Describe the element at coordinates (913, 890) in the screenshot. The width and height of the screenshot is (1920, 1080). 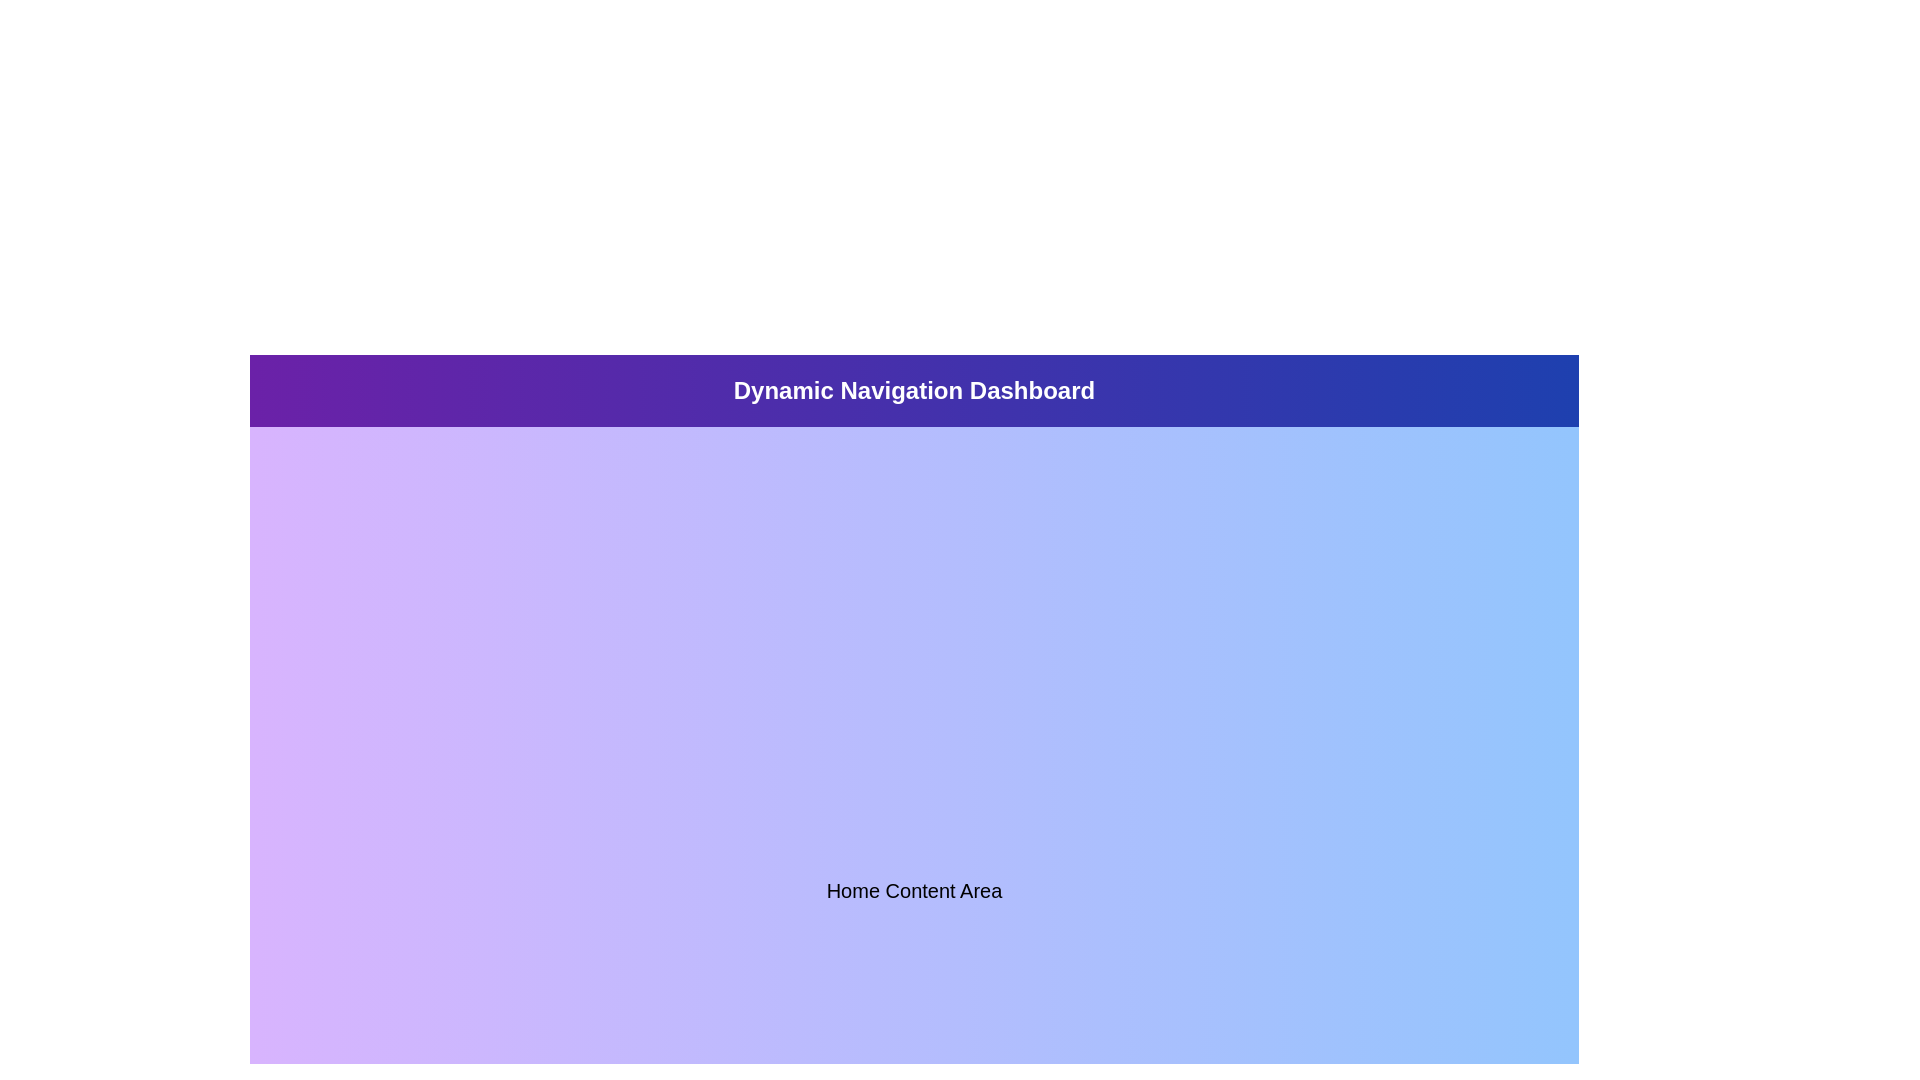
I see `text of the centrally positioned text label or heading that identifies the content area of the home page` at that location.